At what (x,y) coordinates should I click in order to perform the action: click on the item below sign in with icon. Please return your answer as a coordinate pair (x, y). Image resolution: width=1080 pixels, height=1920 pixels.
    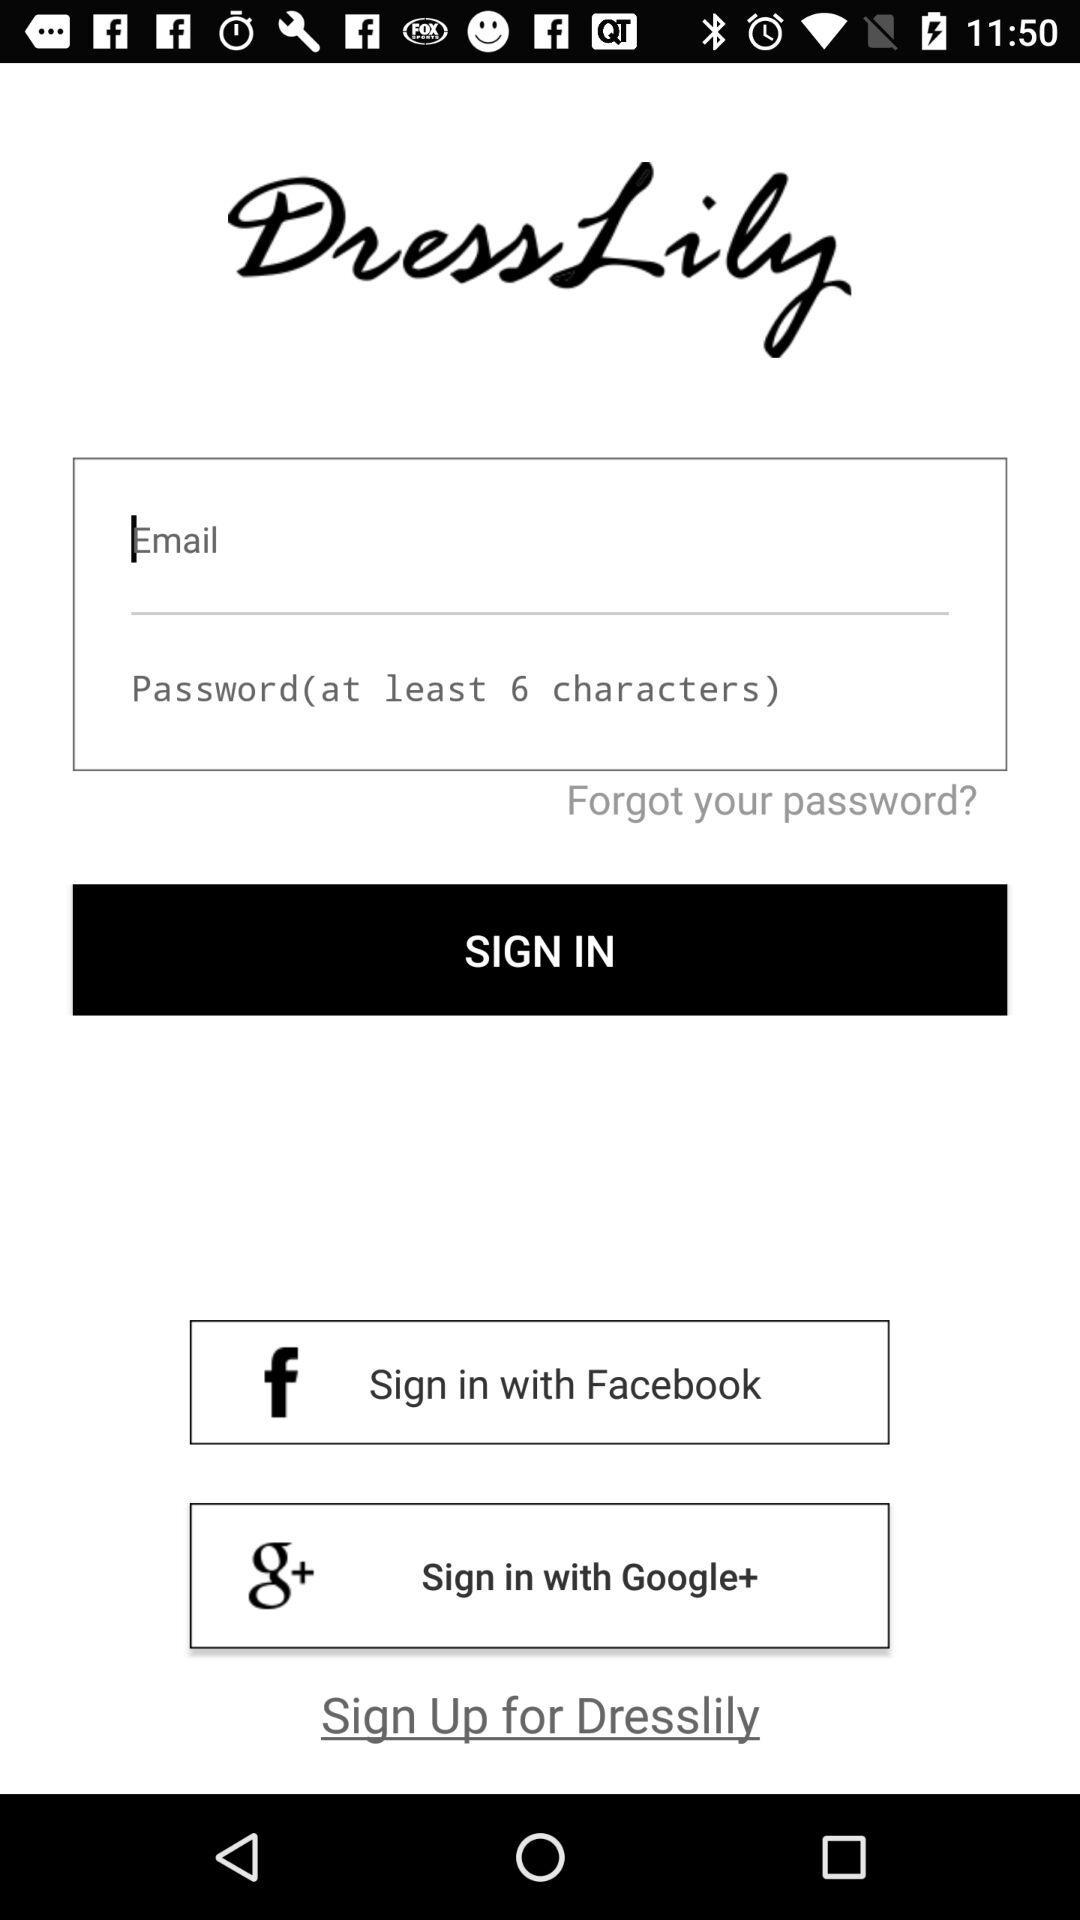
    Looking at the image, I should click on (540, 1712).